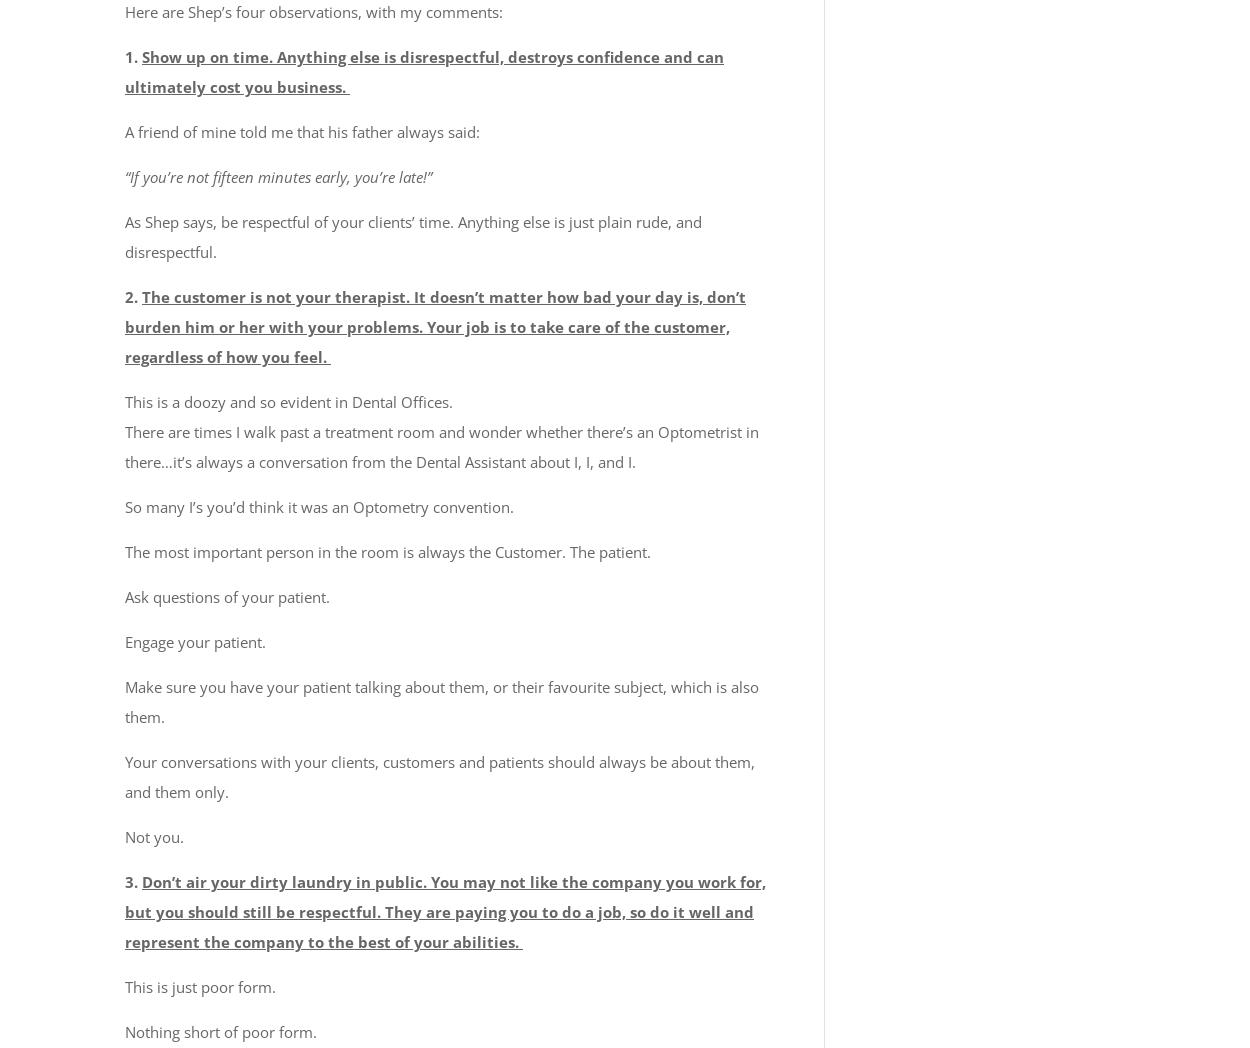 The height and width of the screenshot is (1048, 1250). I want to click on 'A friend of mine told me that his father always said:', so click(125, 130).